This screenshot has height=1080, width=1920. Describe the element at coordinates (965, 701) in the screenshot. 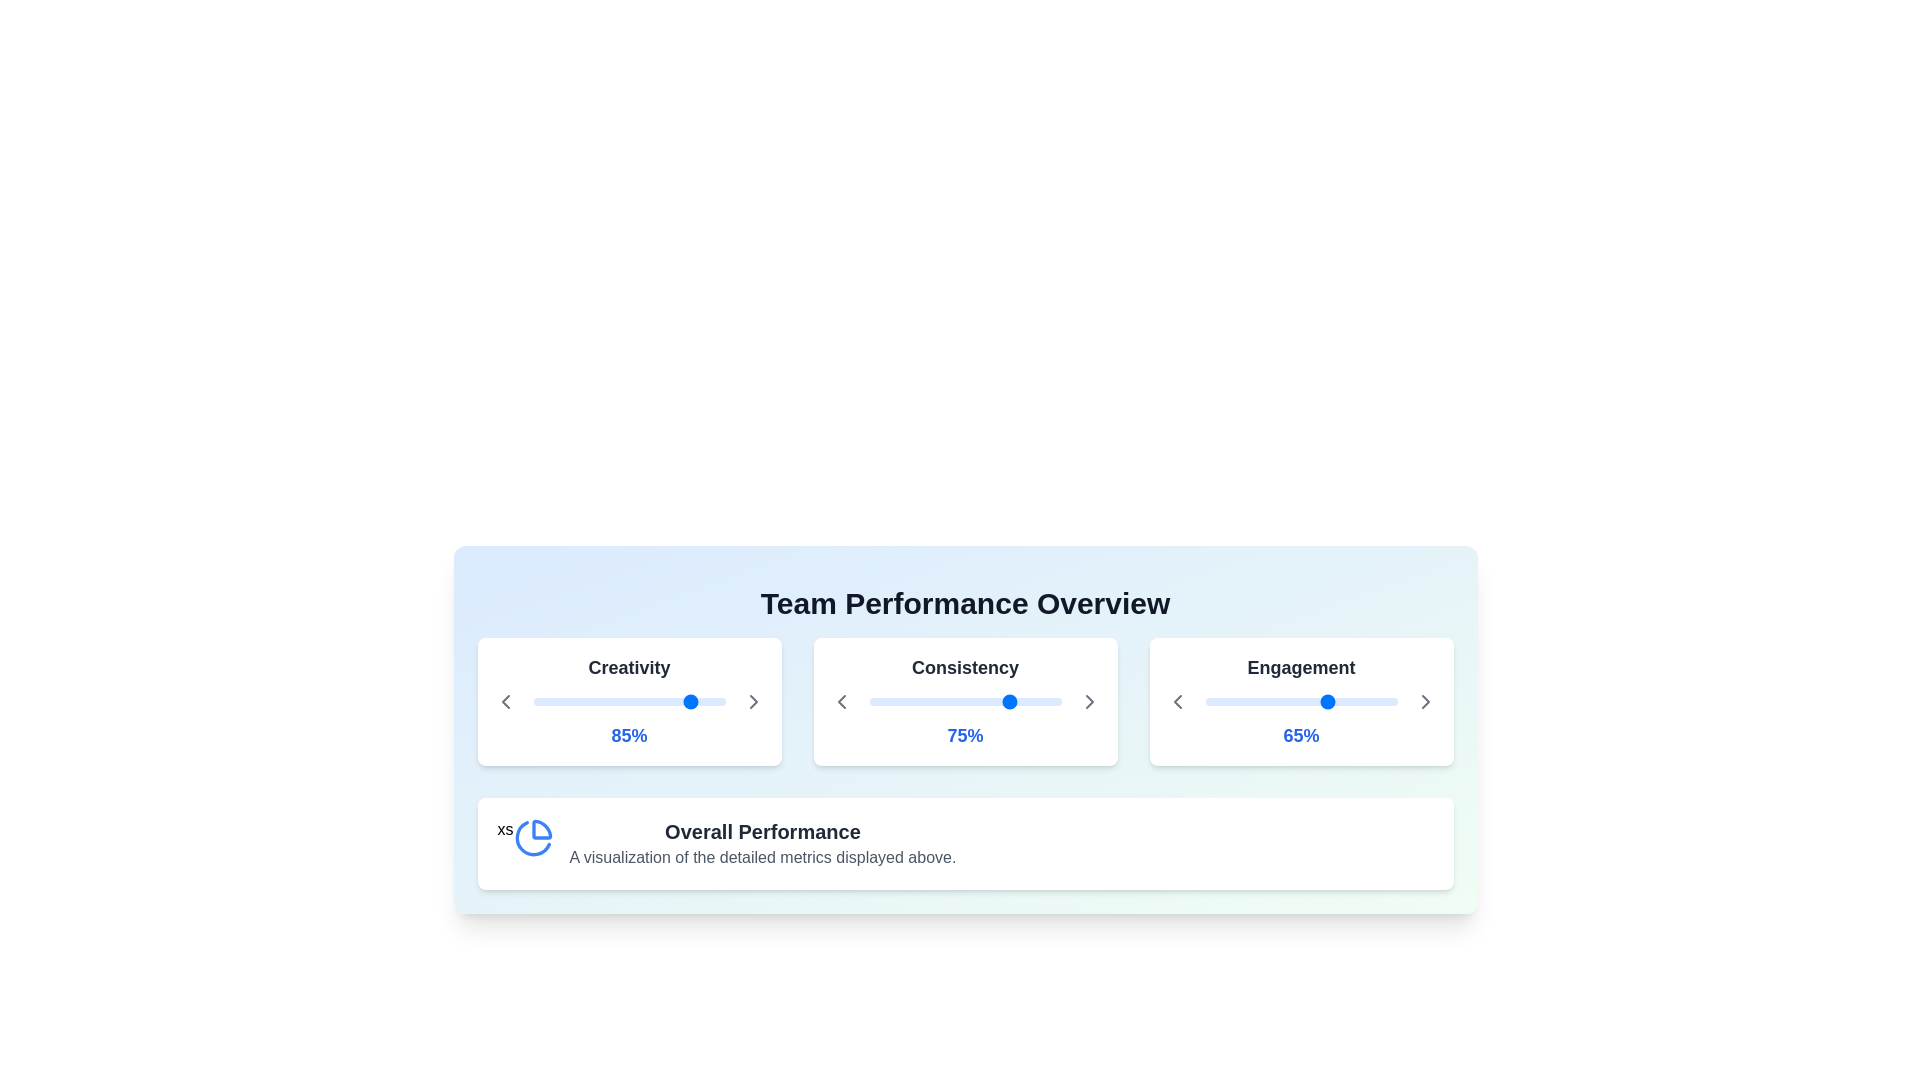

I see `the '75%' percentage text within the 'Consistency' slider card to highlight it` at that location.